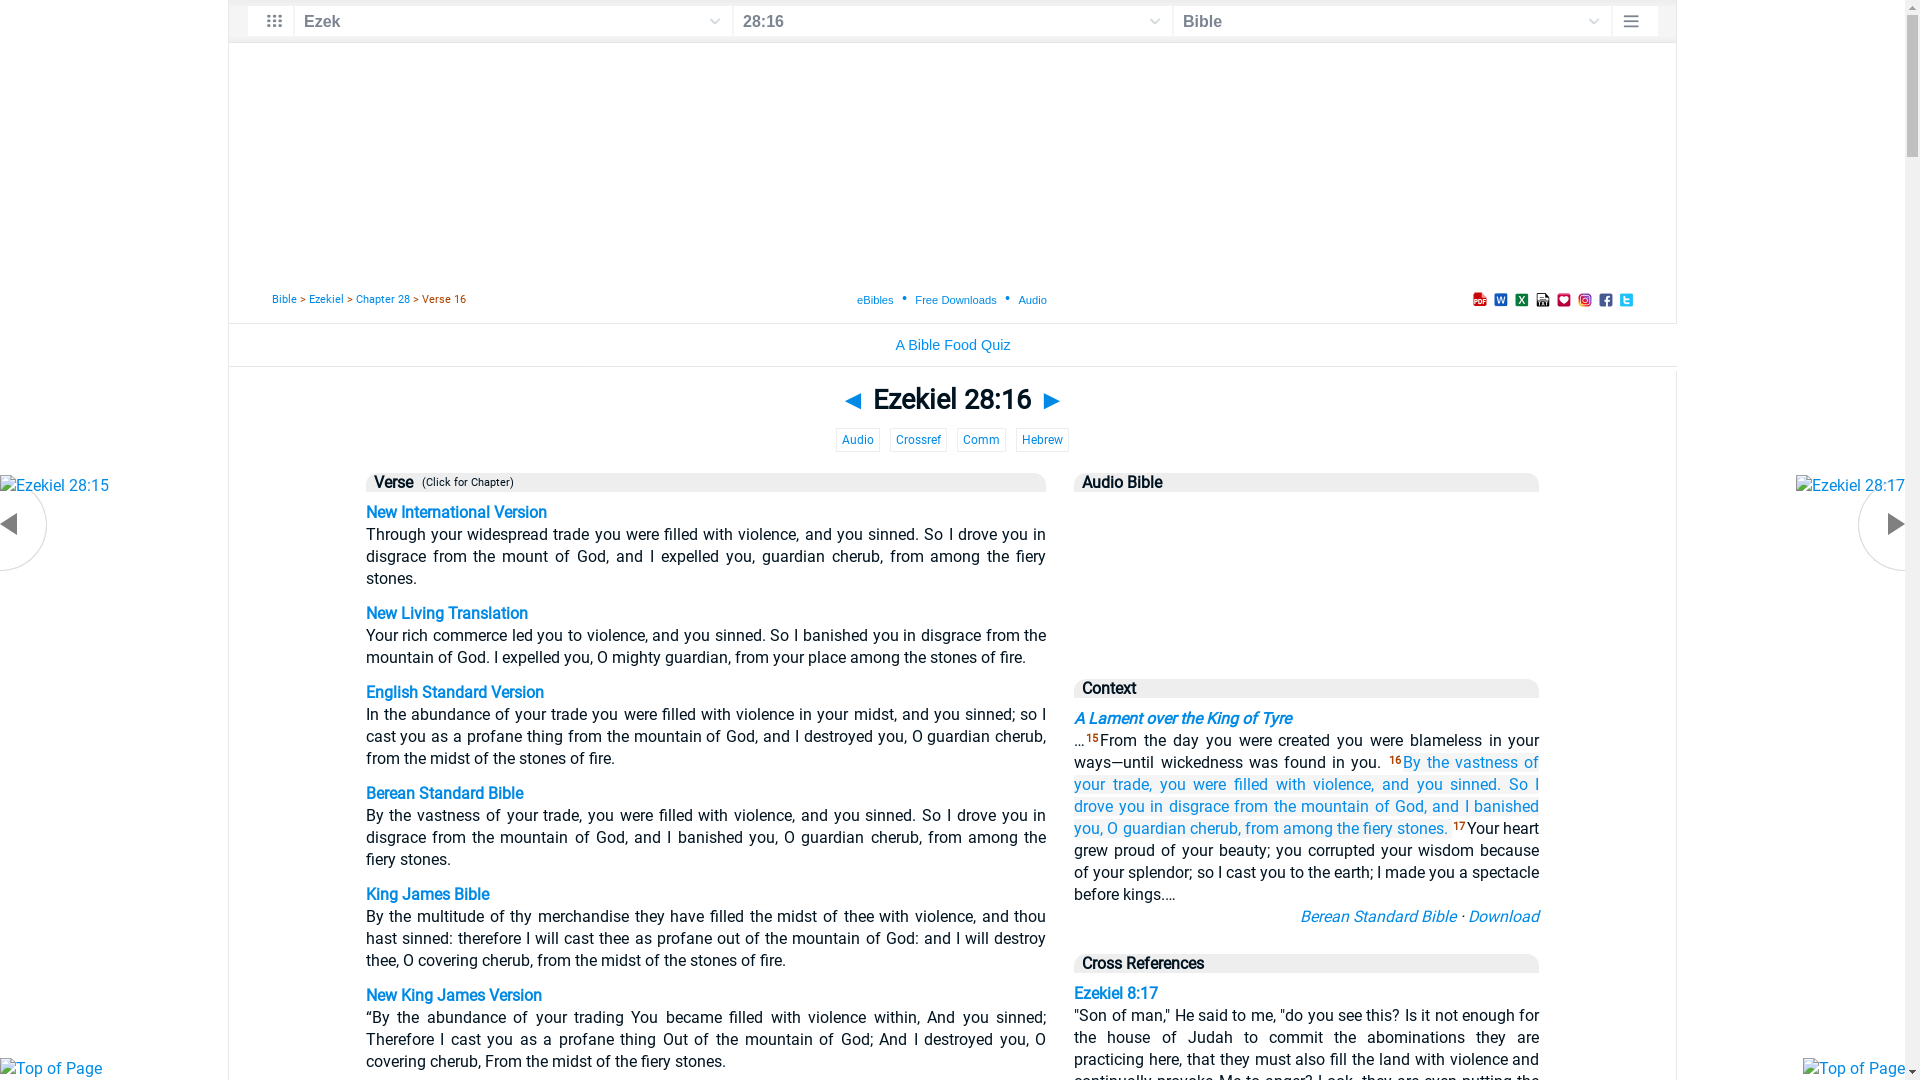 This screenshot has width=1920, height=1080. What do you see at coordinates (54, 485) in the screenshot?
I see `'Ezekiel 28:15'` at bounding box center [54, 485].